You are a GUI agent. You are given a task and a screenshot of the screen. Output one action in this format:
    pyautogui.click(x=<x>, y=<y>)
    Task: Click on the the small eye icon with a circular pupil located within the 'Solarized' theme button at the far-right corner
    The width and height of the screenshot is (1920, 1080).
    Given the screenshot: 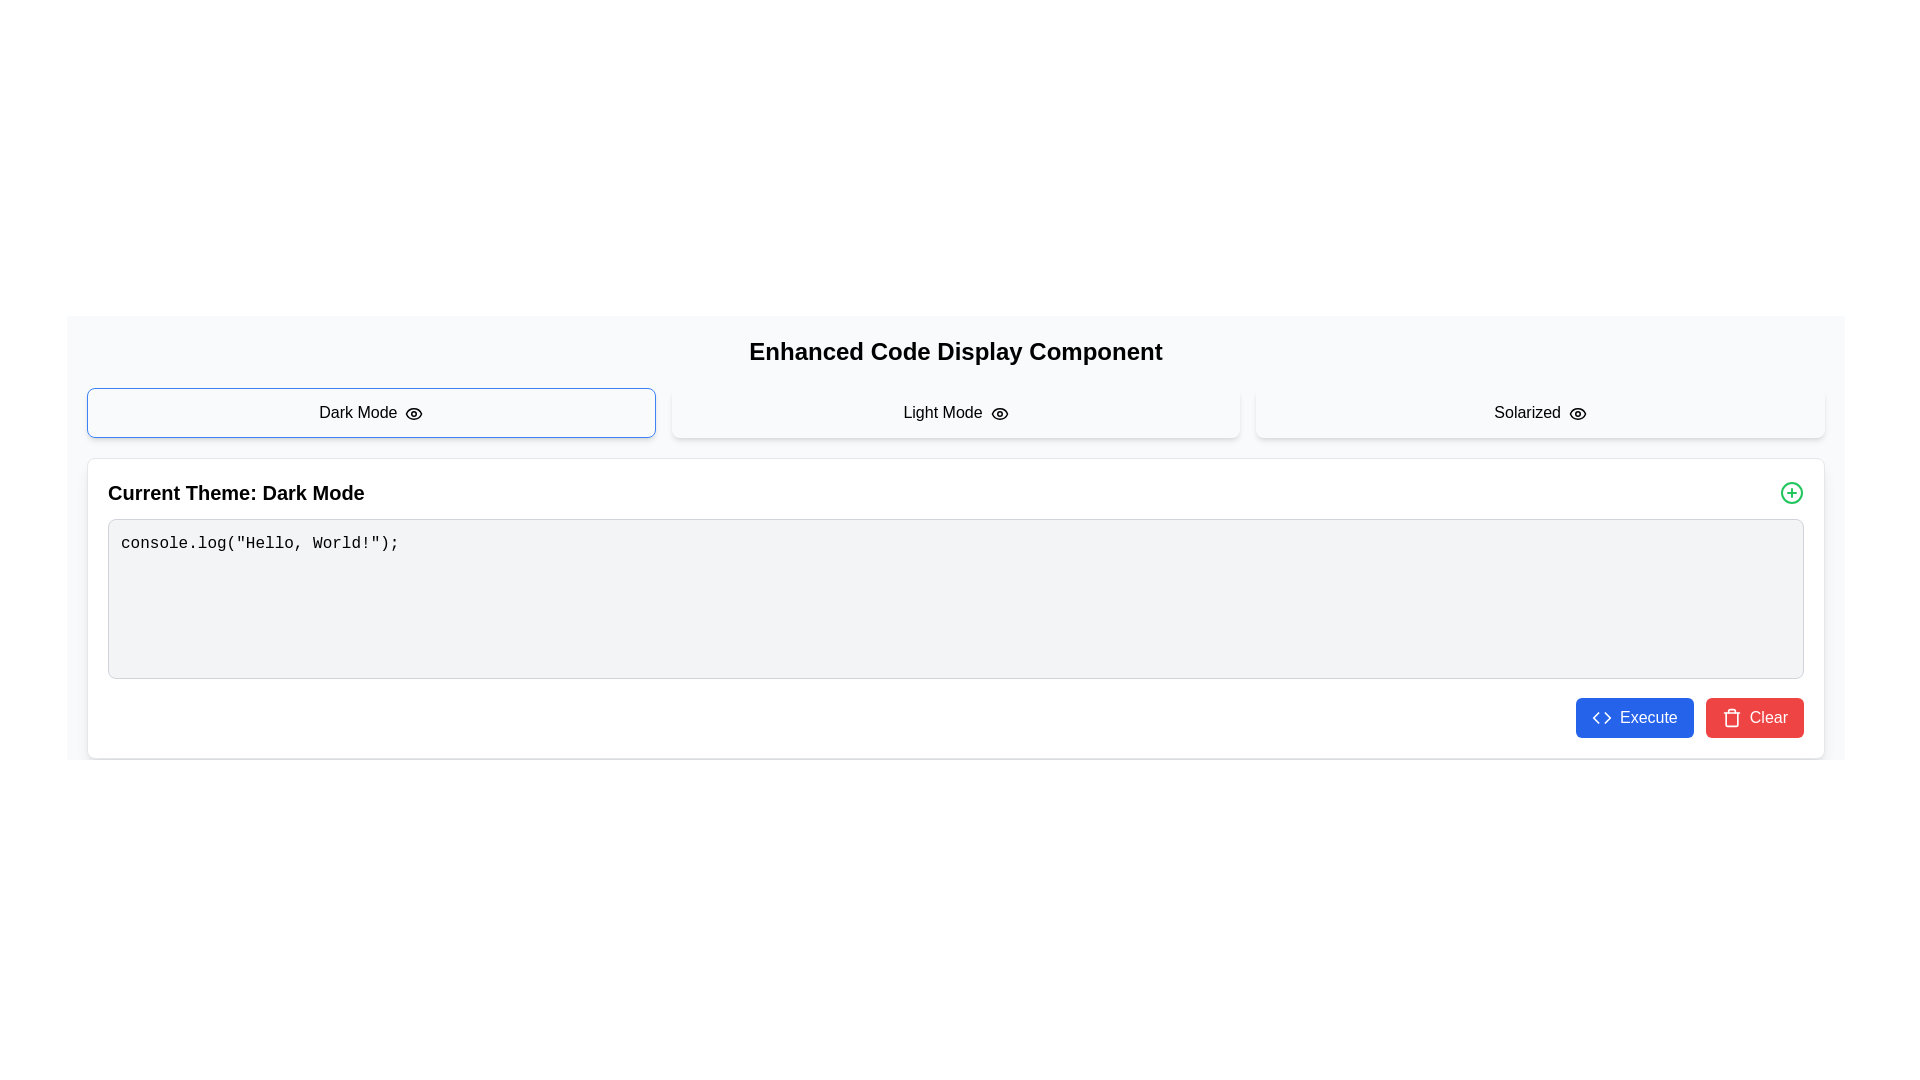 What is the action you would take?
    pyautogui.click(x=1577, y=412)
    